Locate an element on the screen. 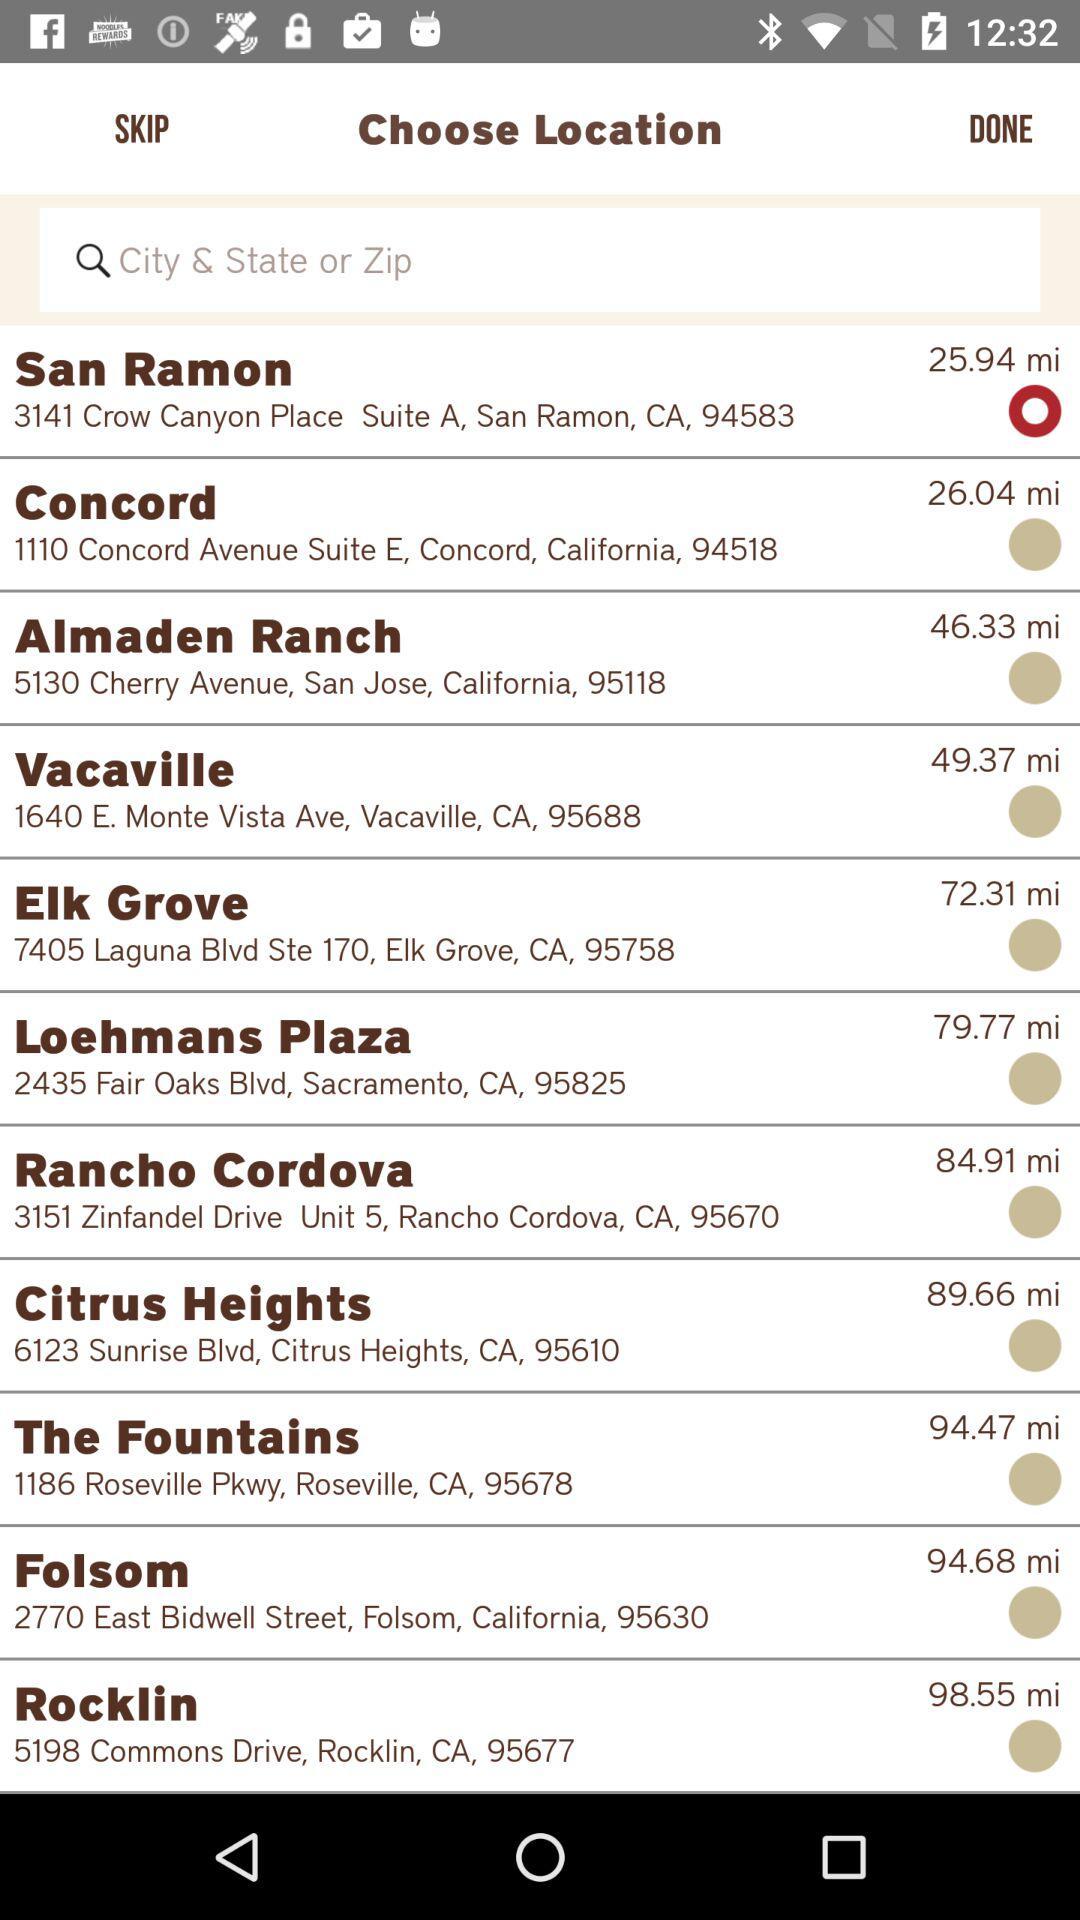 The image size is (1080, 1920). location in box is located at coordinates (540, 258).